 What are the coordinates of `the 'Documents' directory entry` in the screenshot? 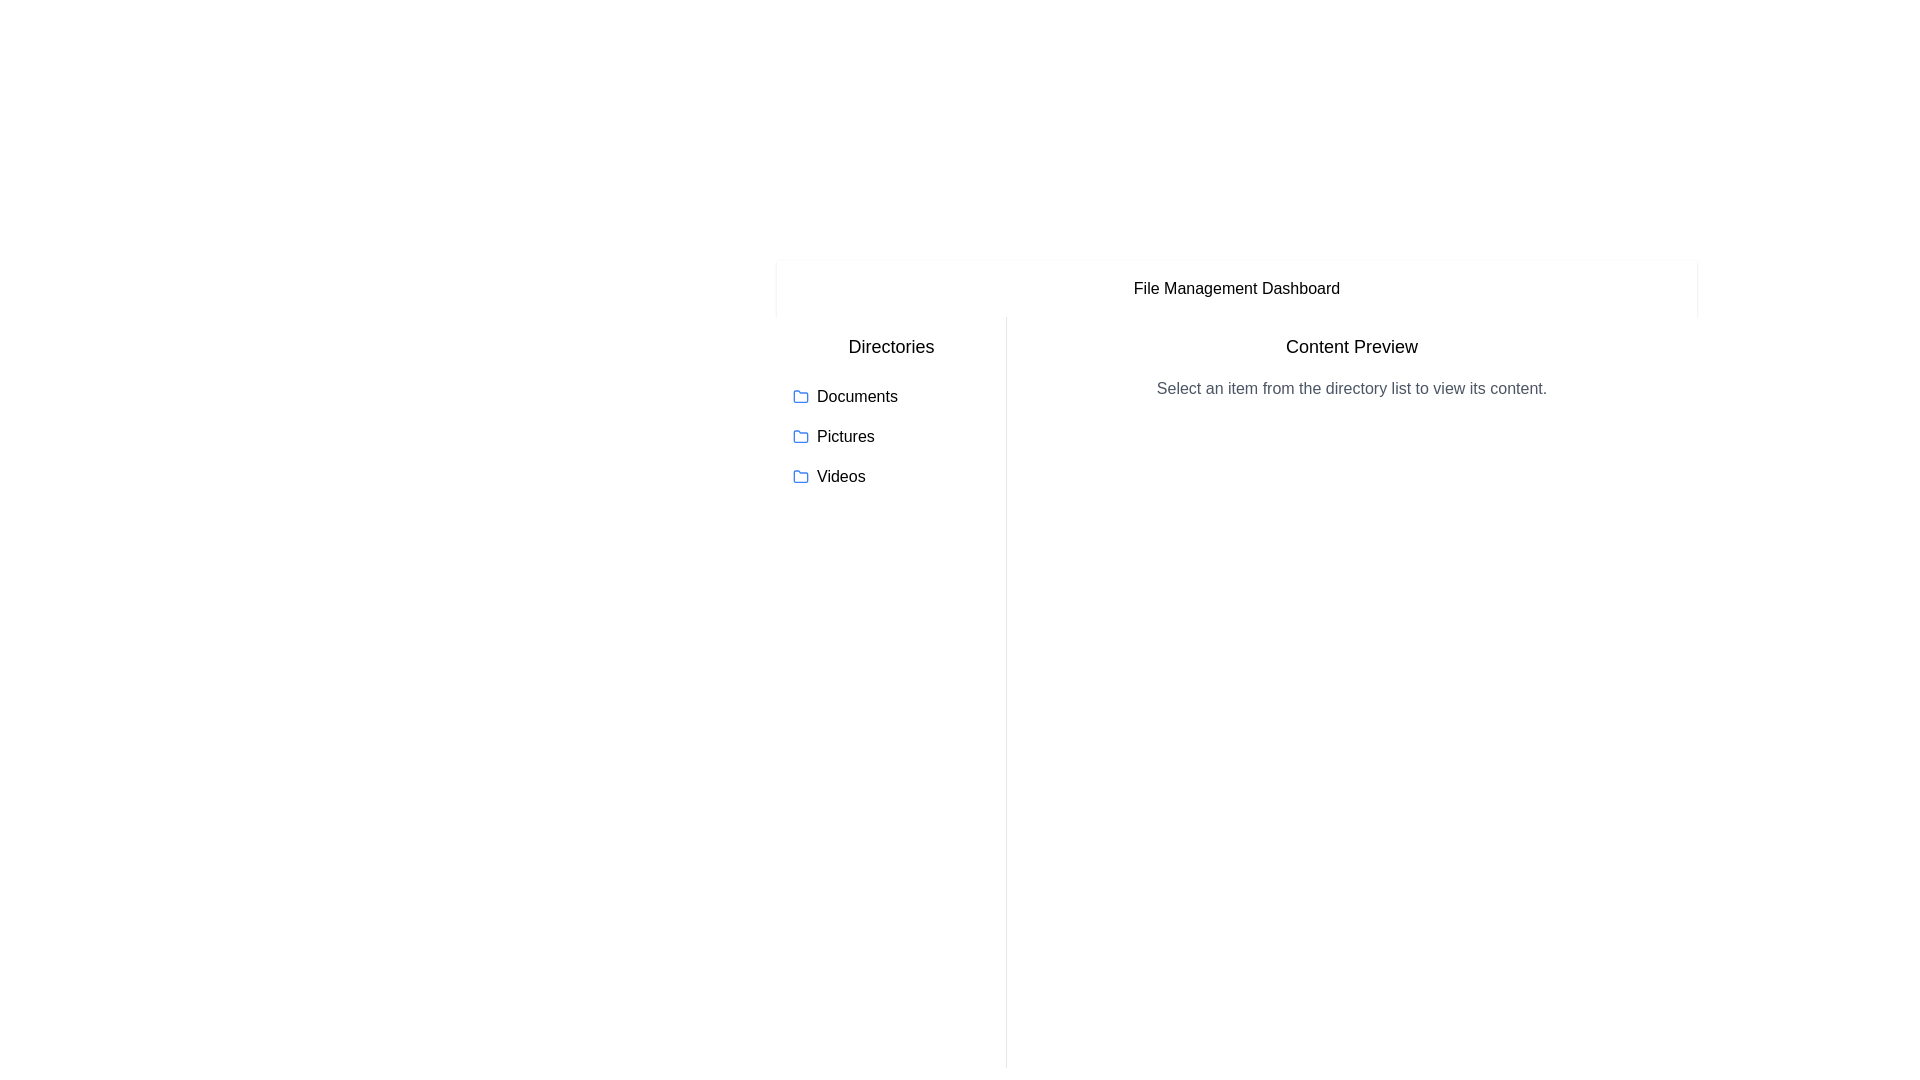 It's located at (890, 397).